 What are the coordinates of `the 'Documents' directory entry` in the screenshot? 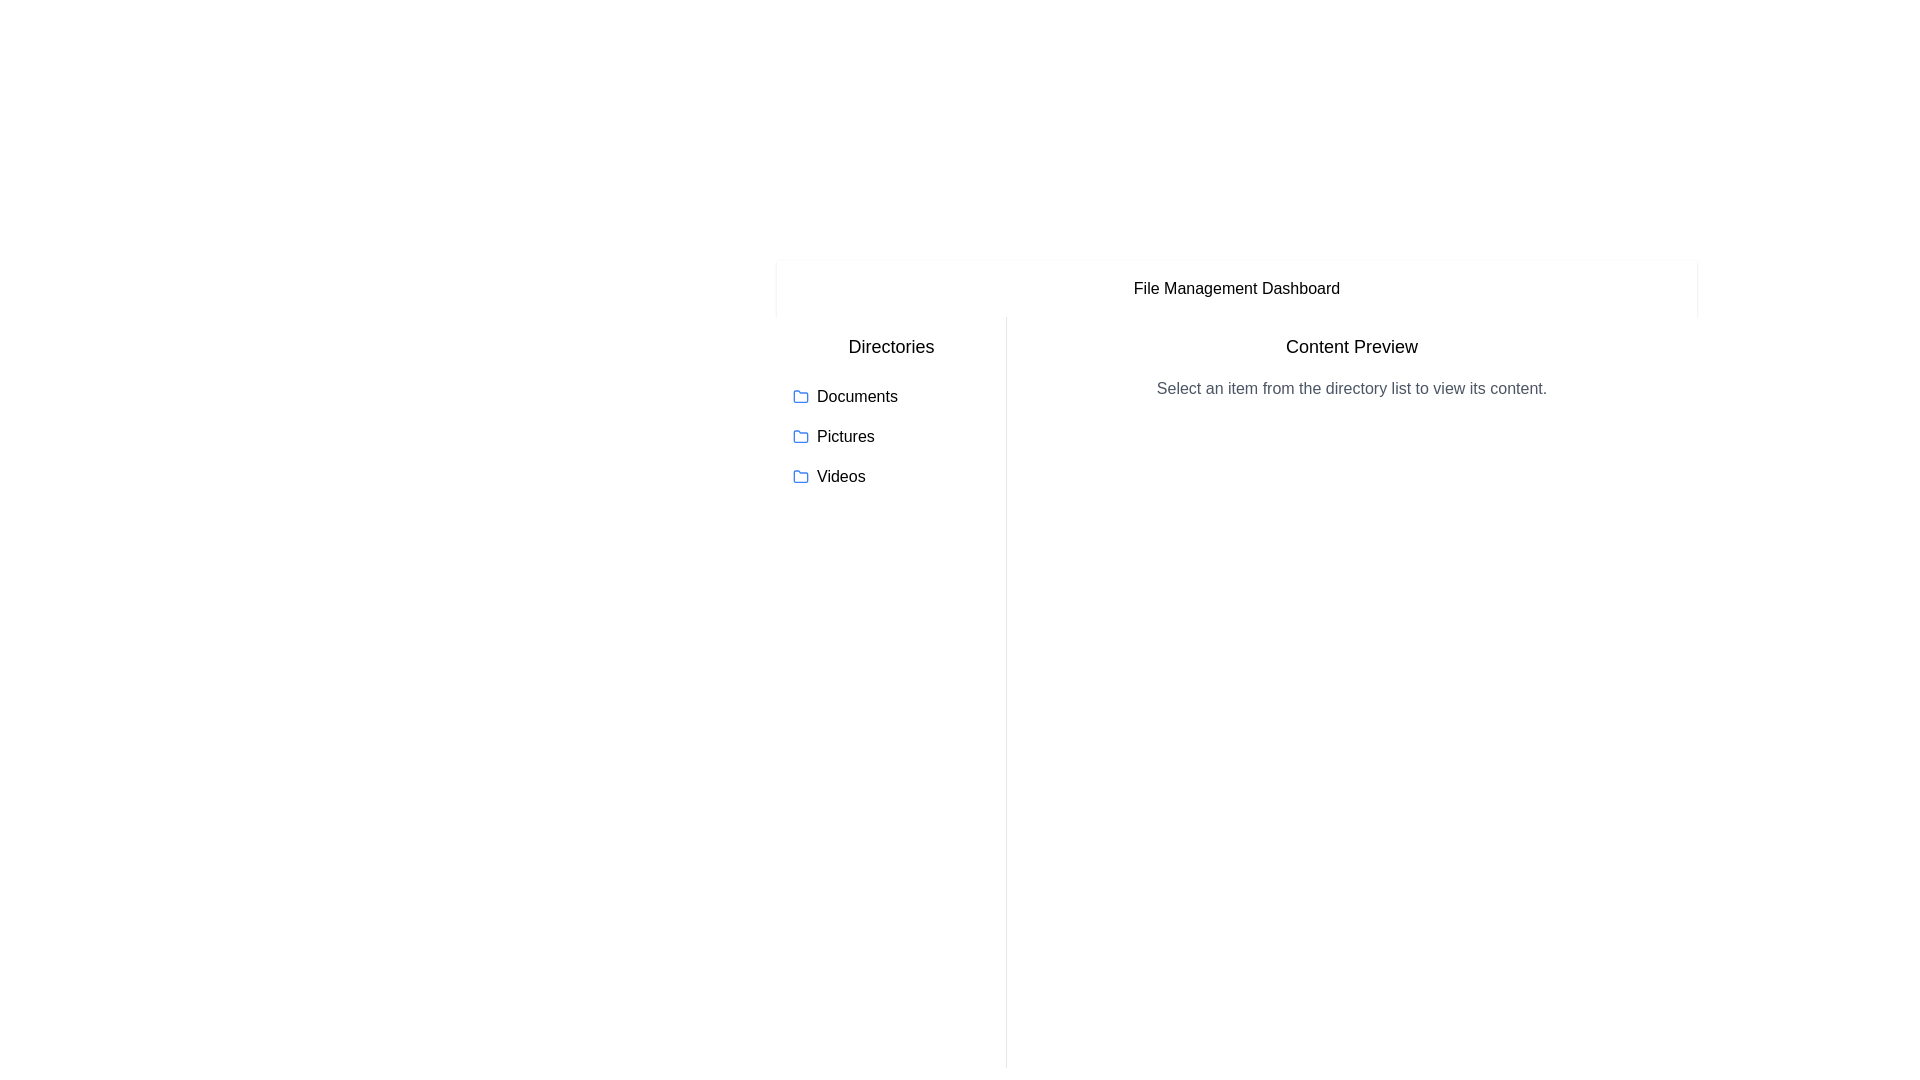 It's located at (890, 397).